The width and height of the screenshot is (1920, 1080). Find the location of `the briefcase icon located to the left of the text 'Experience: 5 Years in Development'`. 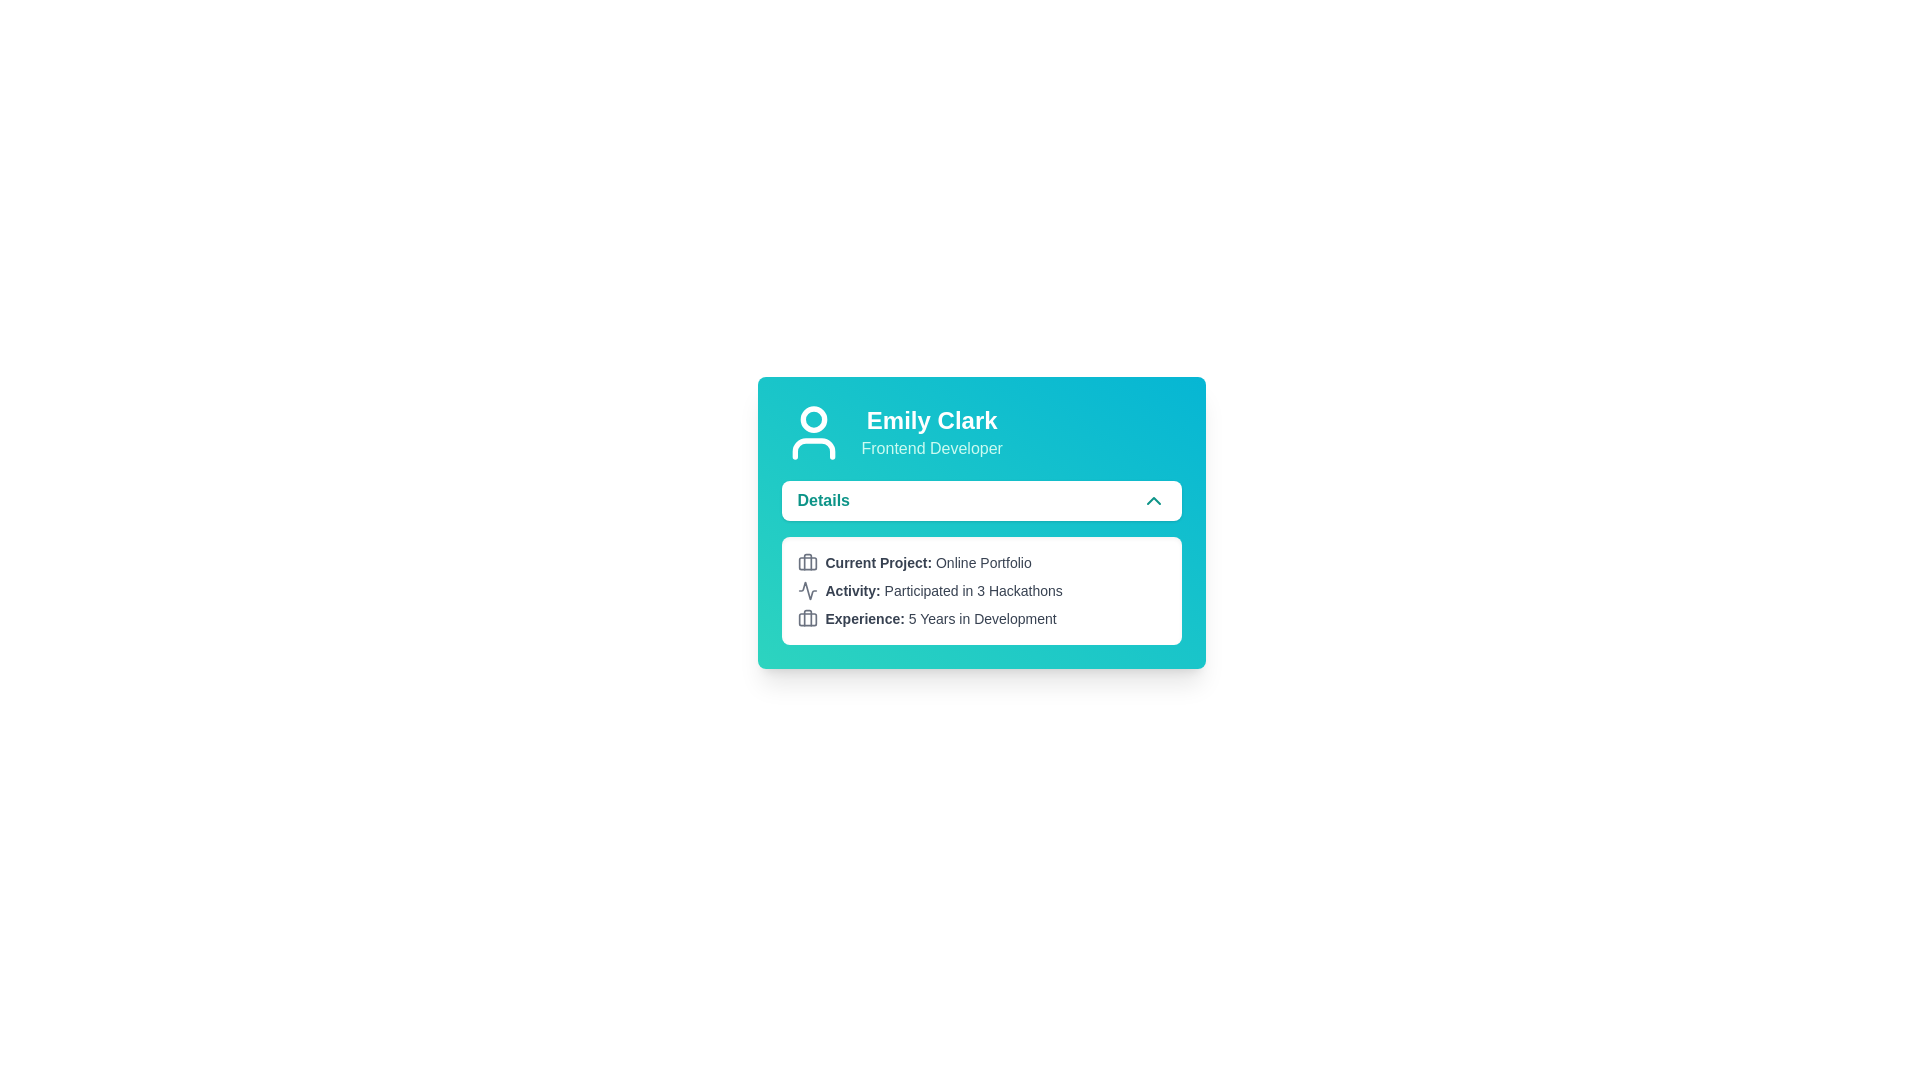

the briefcase icon located to the left of the text 'Experience: 5 Years in Development' is located at coordinates (807, 617).